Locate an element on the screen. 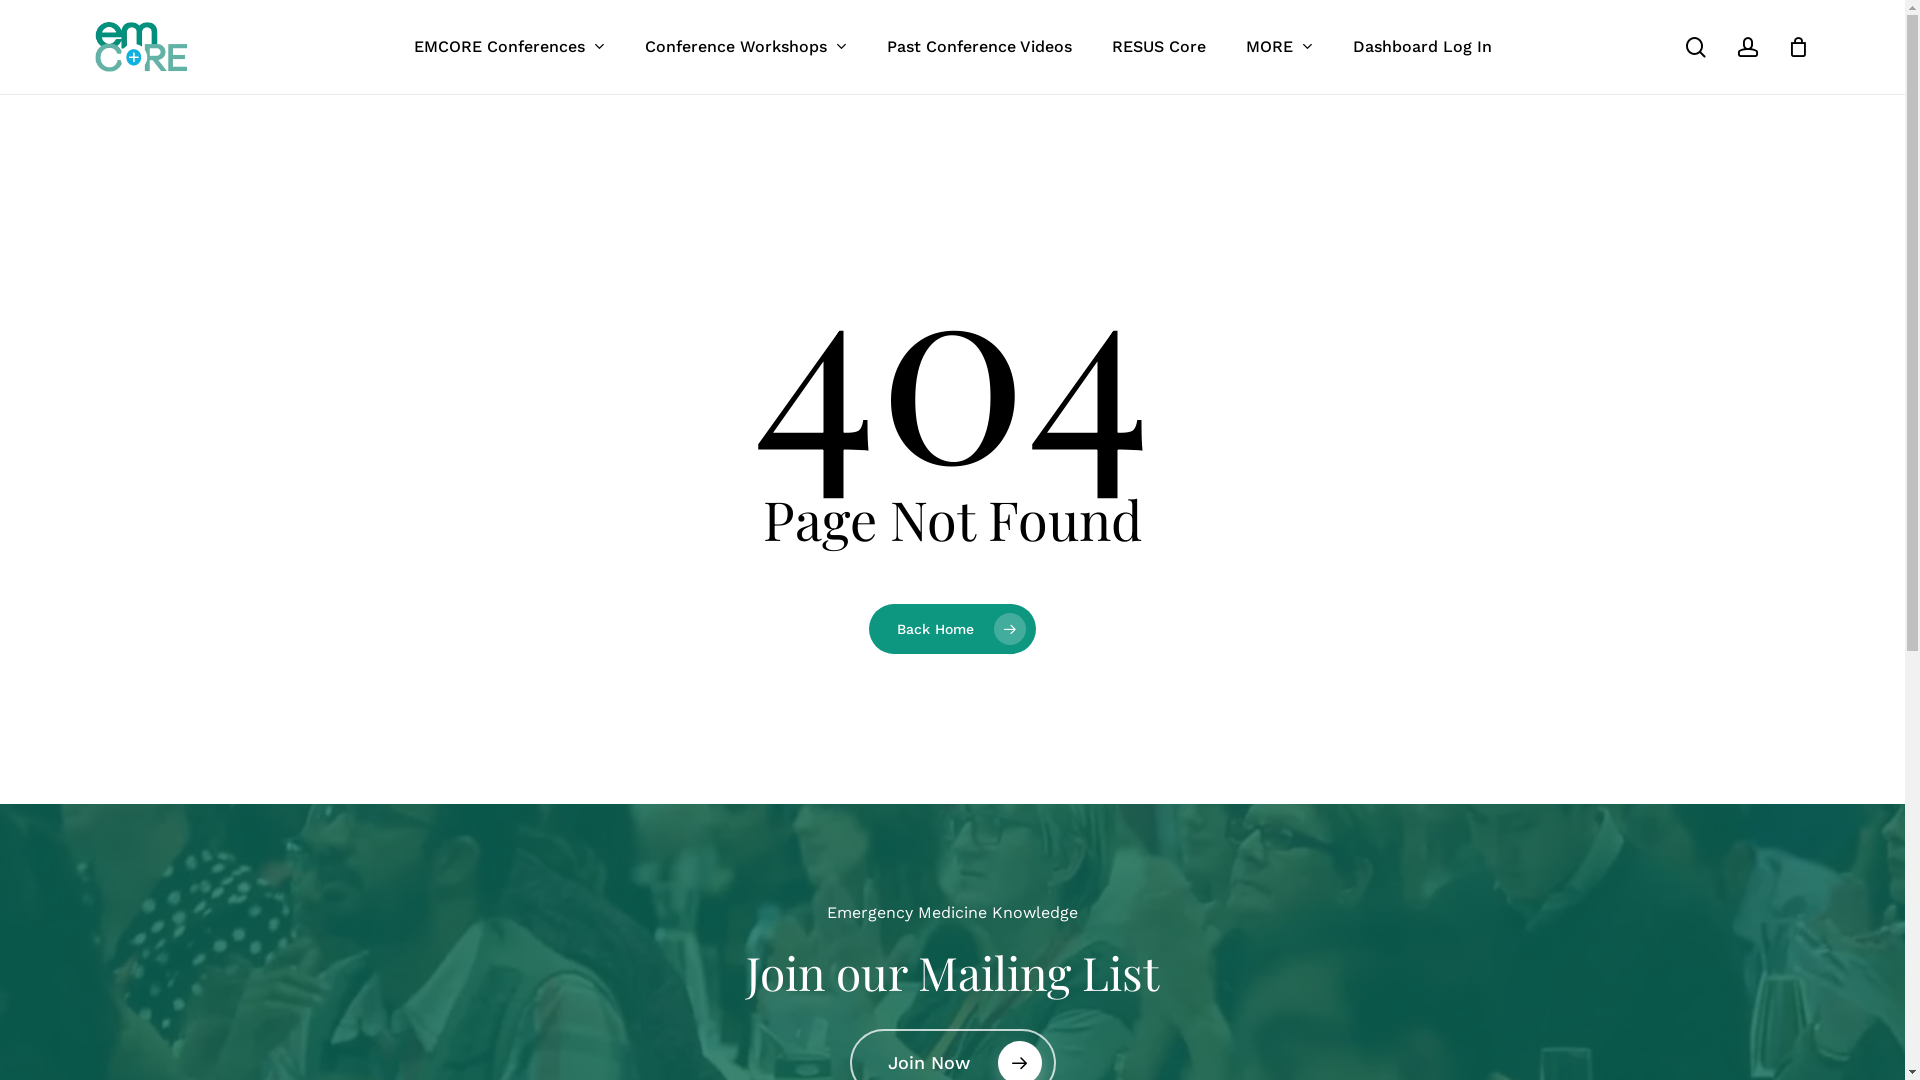 Image resolution: width=1920 pixels, height=1080 pixels. 'account' is located at coordinates (1746, 45).